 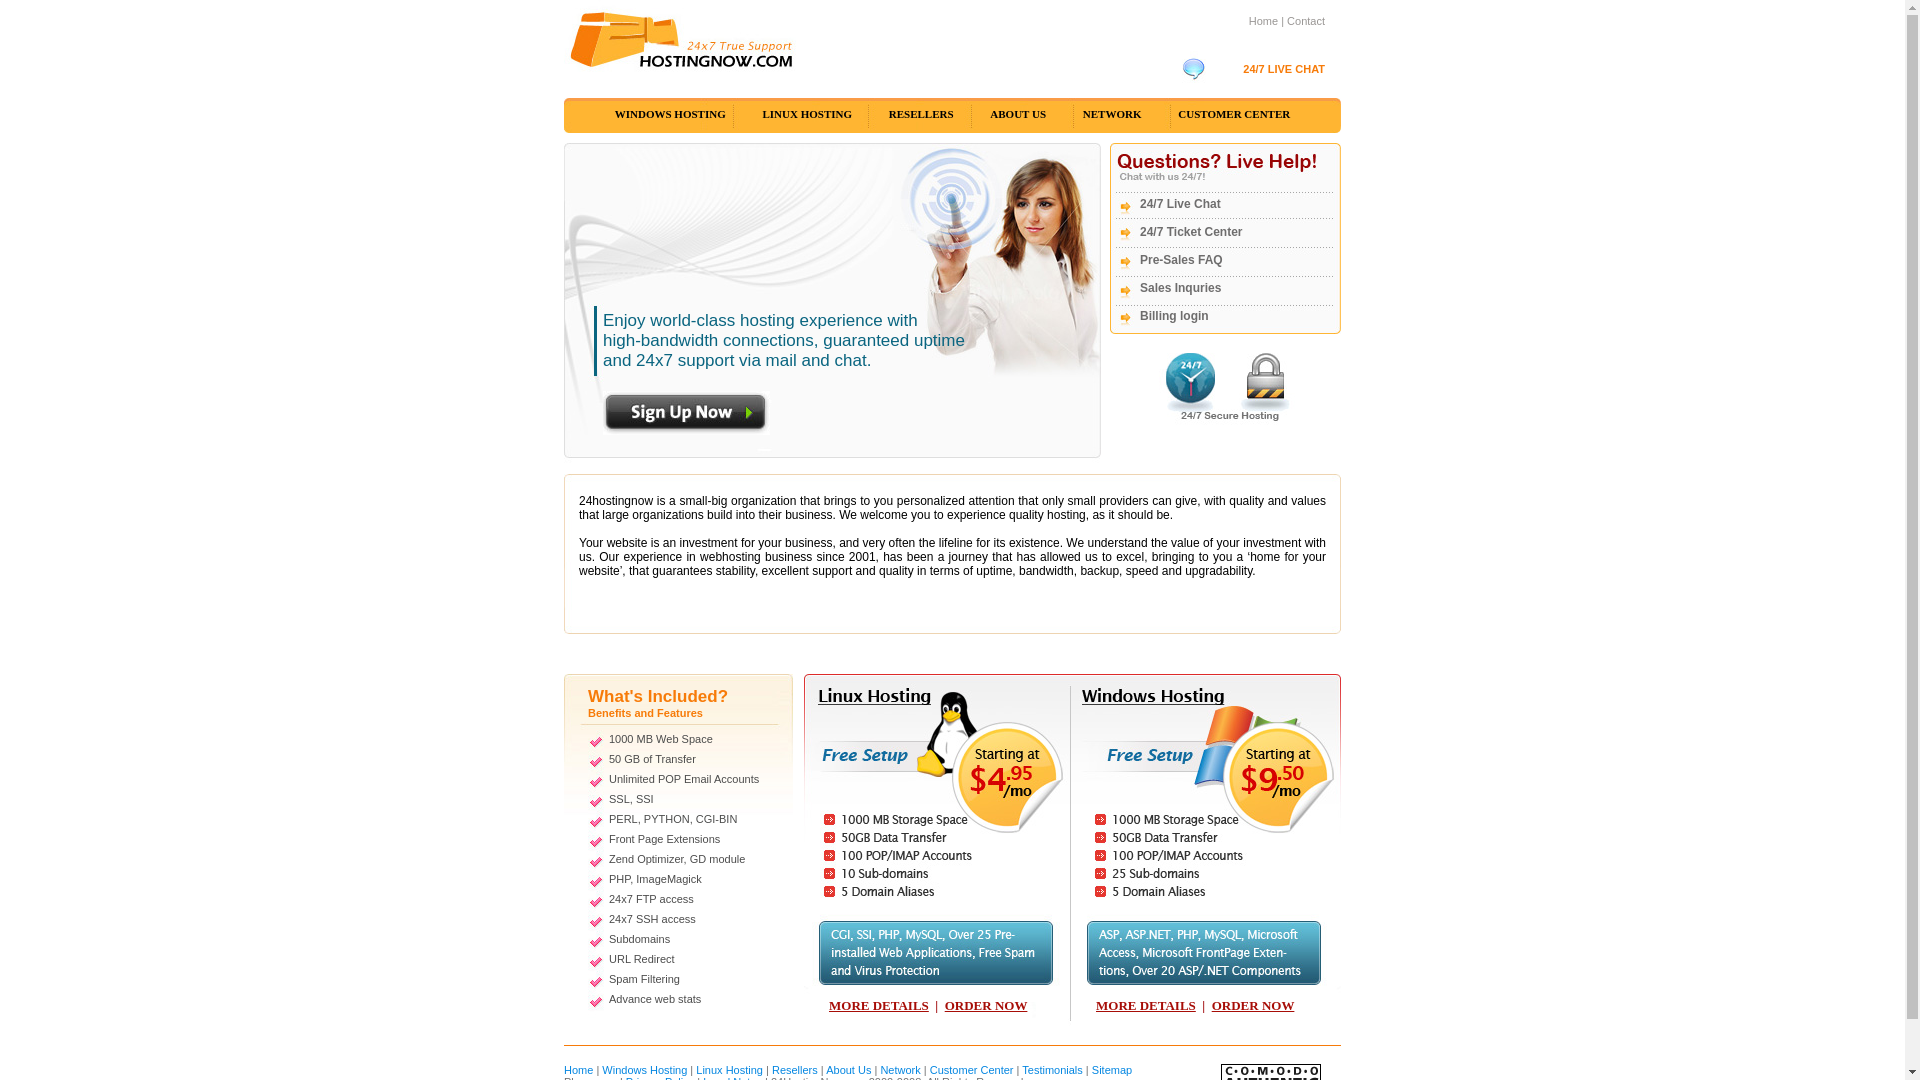 I want to click on 'Network', so click(x=899, y=1068).